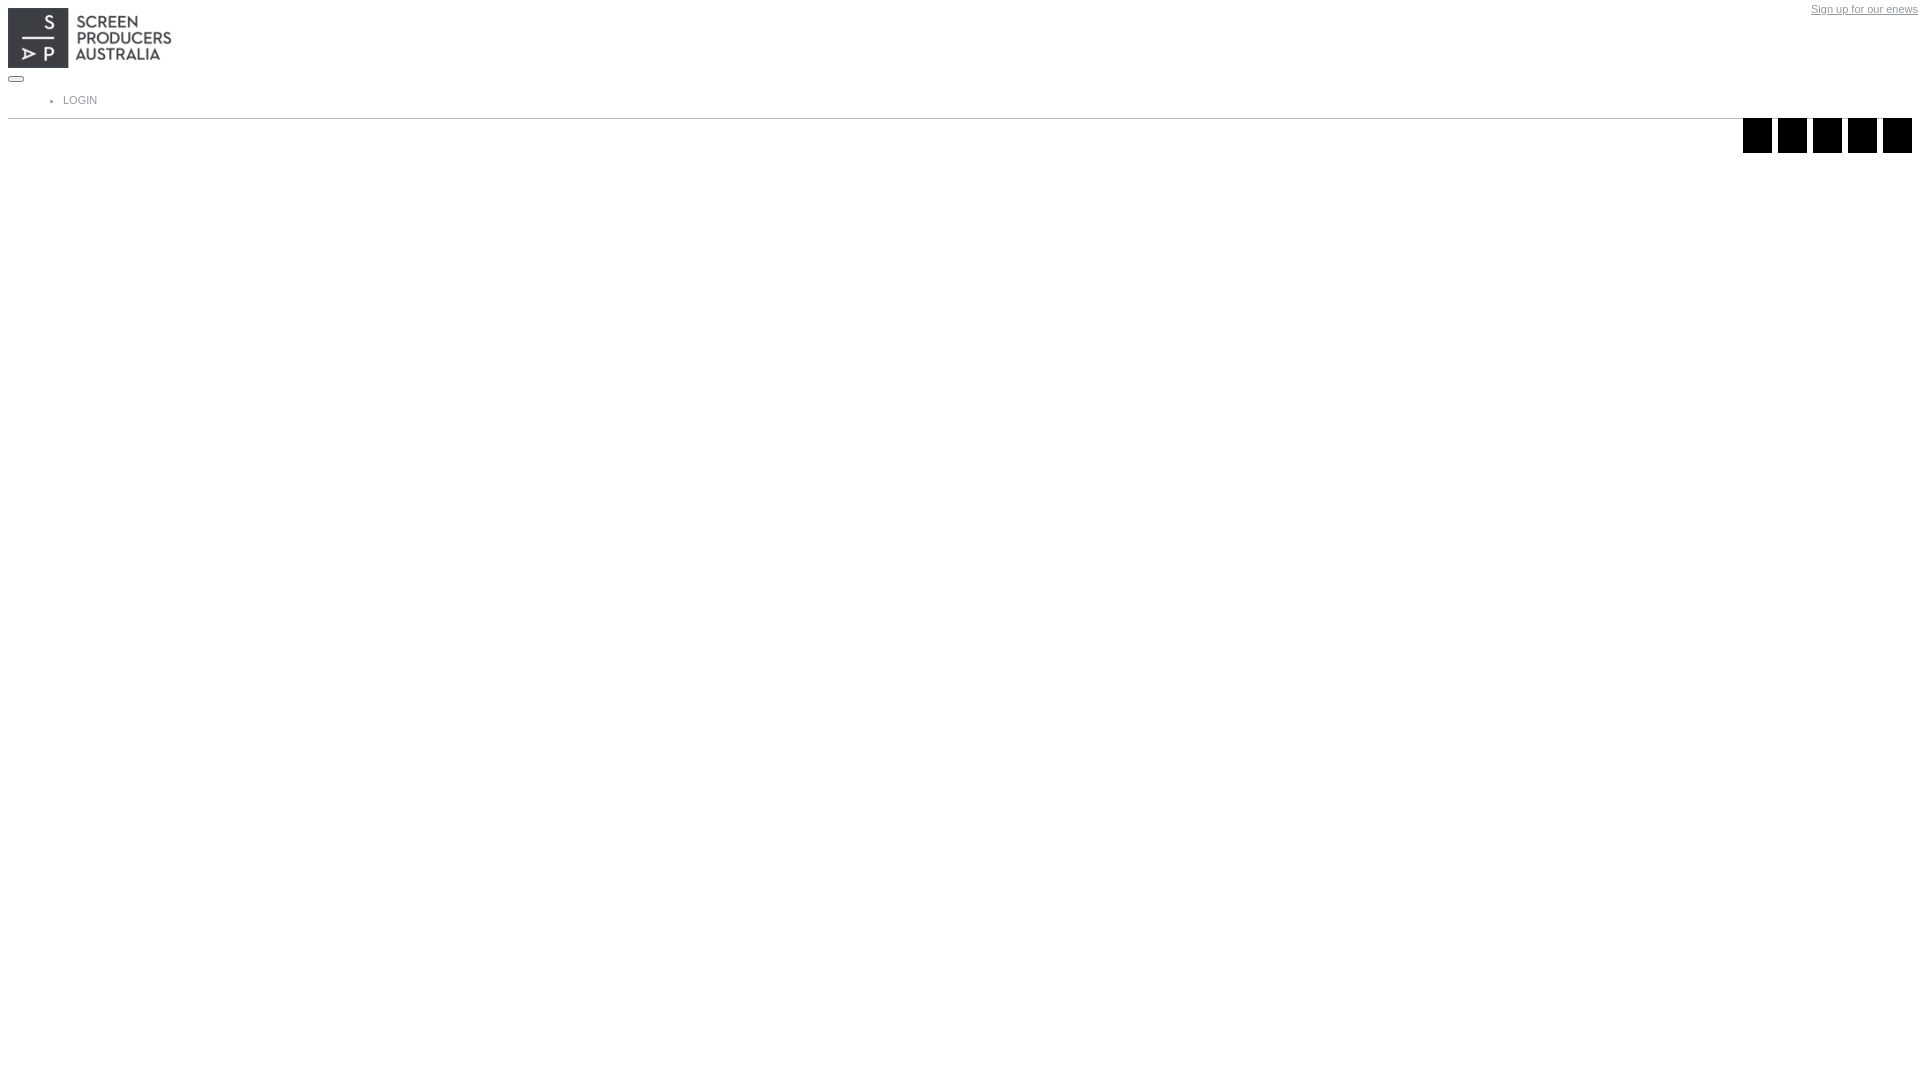 The height and width of the screenshot is (1080, 1920). Describe the element at coordinates (1810, 8) in the screenshot. I see `'Sign up for our enews'` at that location.